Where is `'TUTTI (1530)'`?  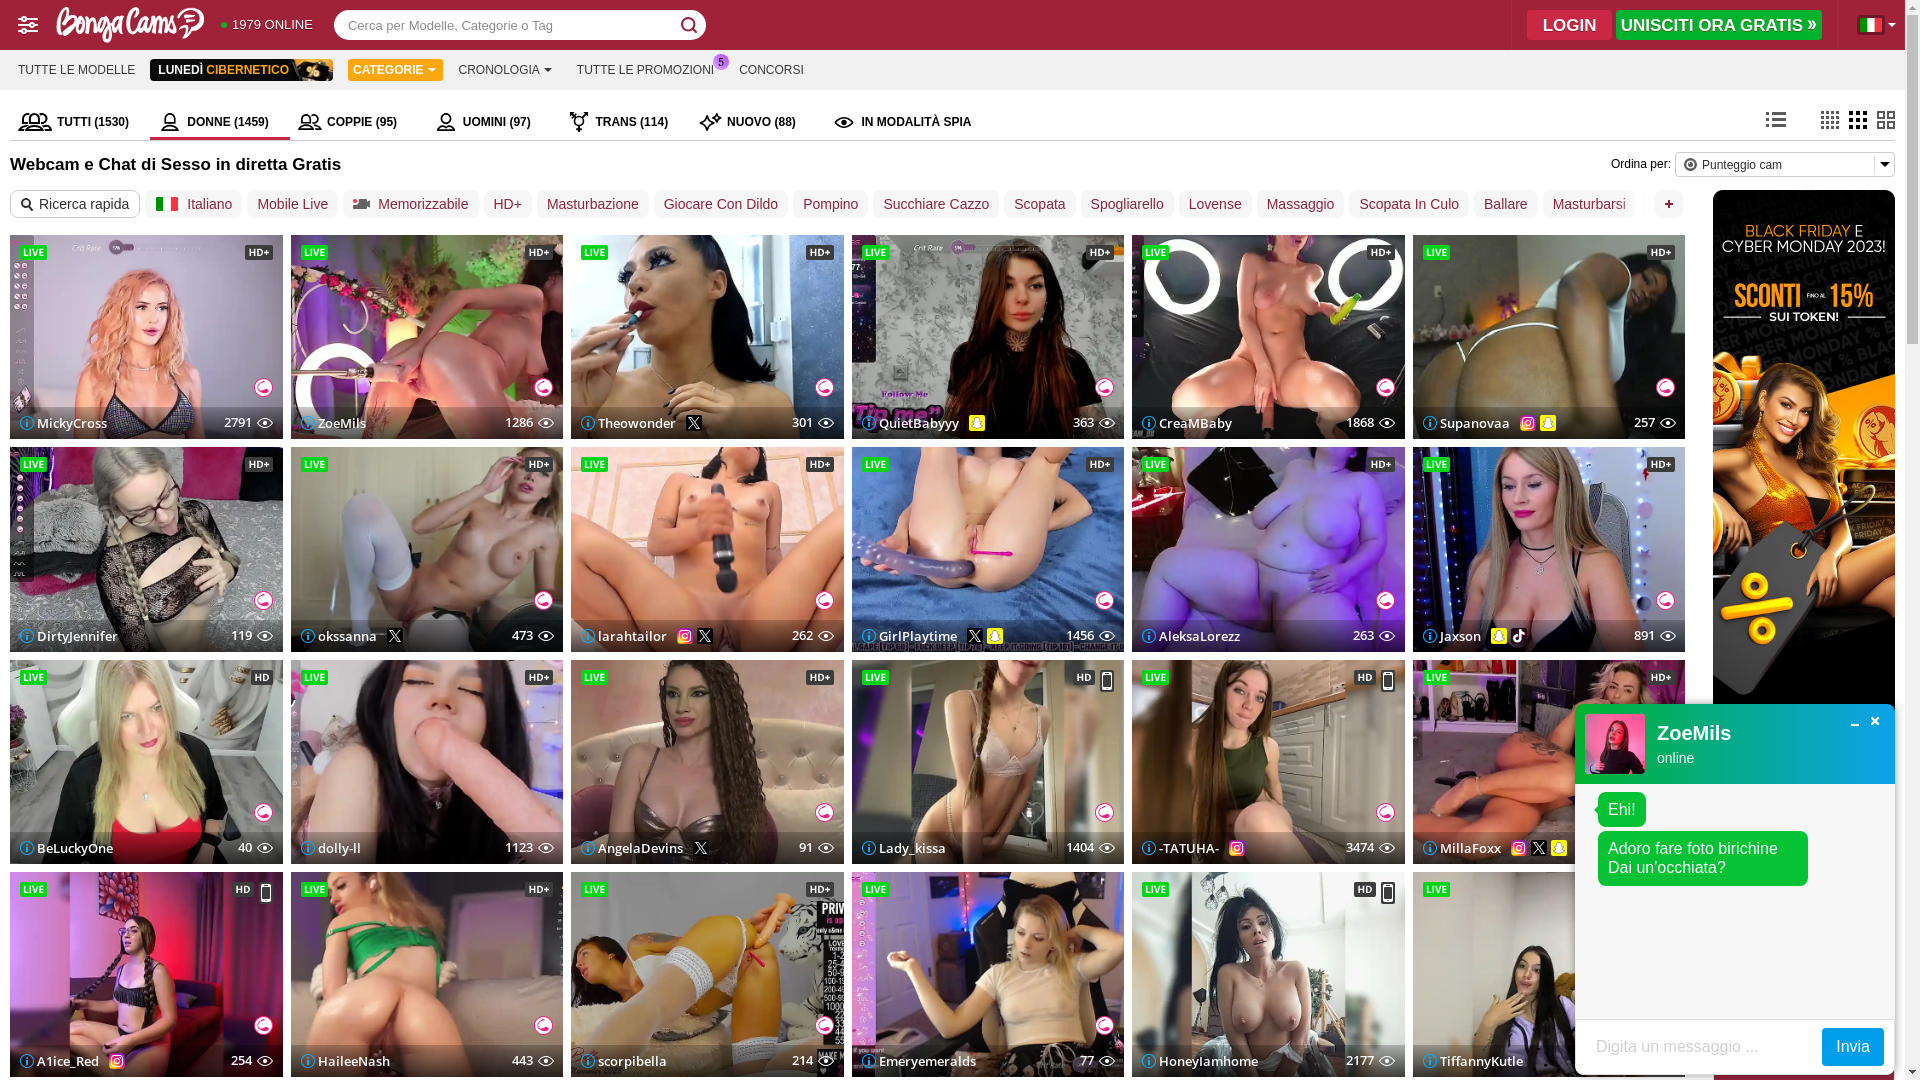
'TUTTI (1530)' is located at coordinates (80, 122).